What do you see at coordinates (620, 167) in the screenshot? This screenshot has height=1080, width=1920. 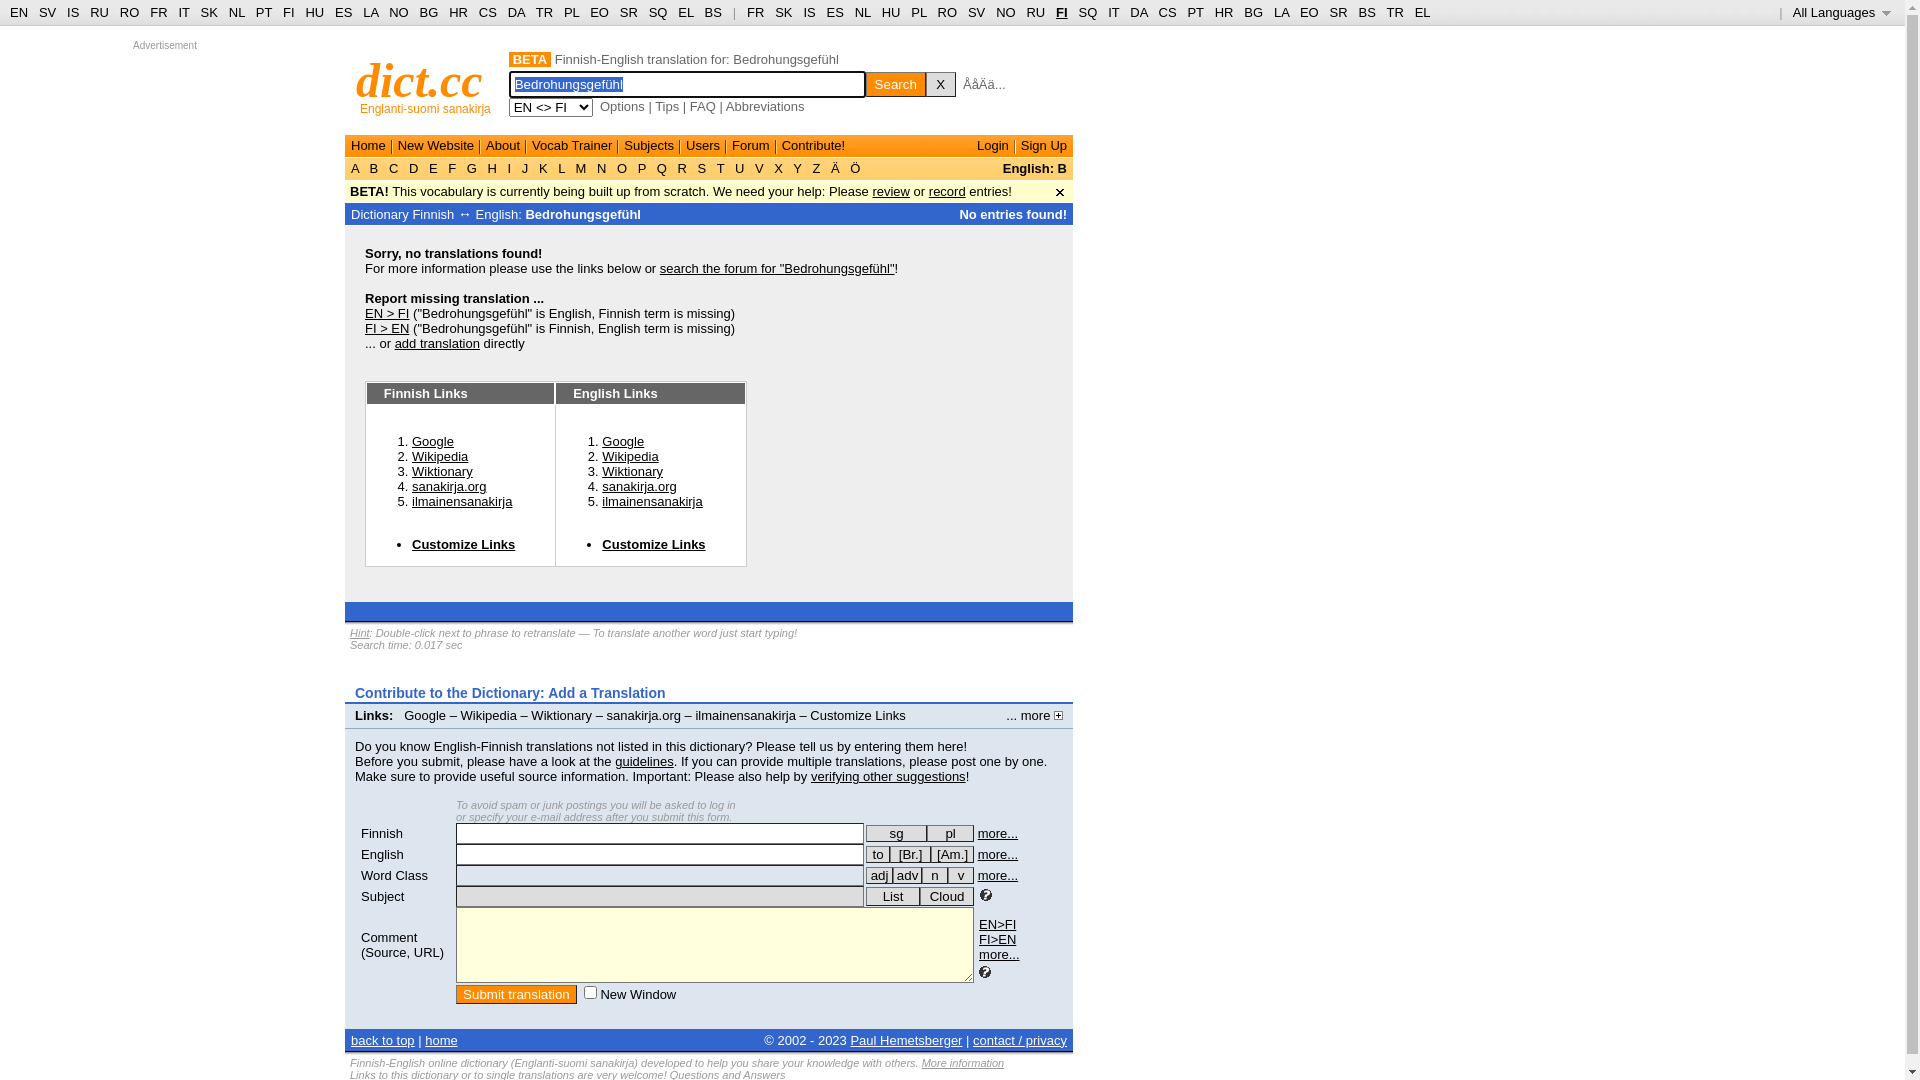 I see `'O'` at bounding box center [620, 167].